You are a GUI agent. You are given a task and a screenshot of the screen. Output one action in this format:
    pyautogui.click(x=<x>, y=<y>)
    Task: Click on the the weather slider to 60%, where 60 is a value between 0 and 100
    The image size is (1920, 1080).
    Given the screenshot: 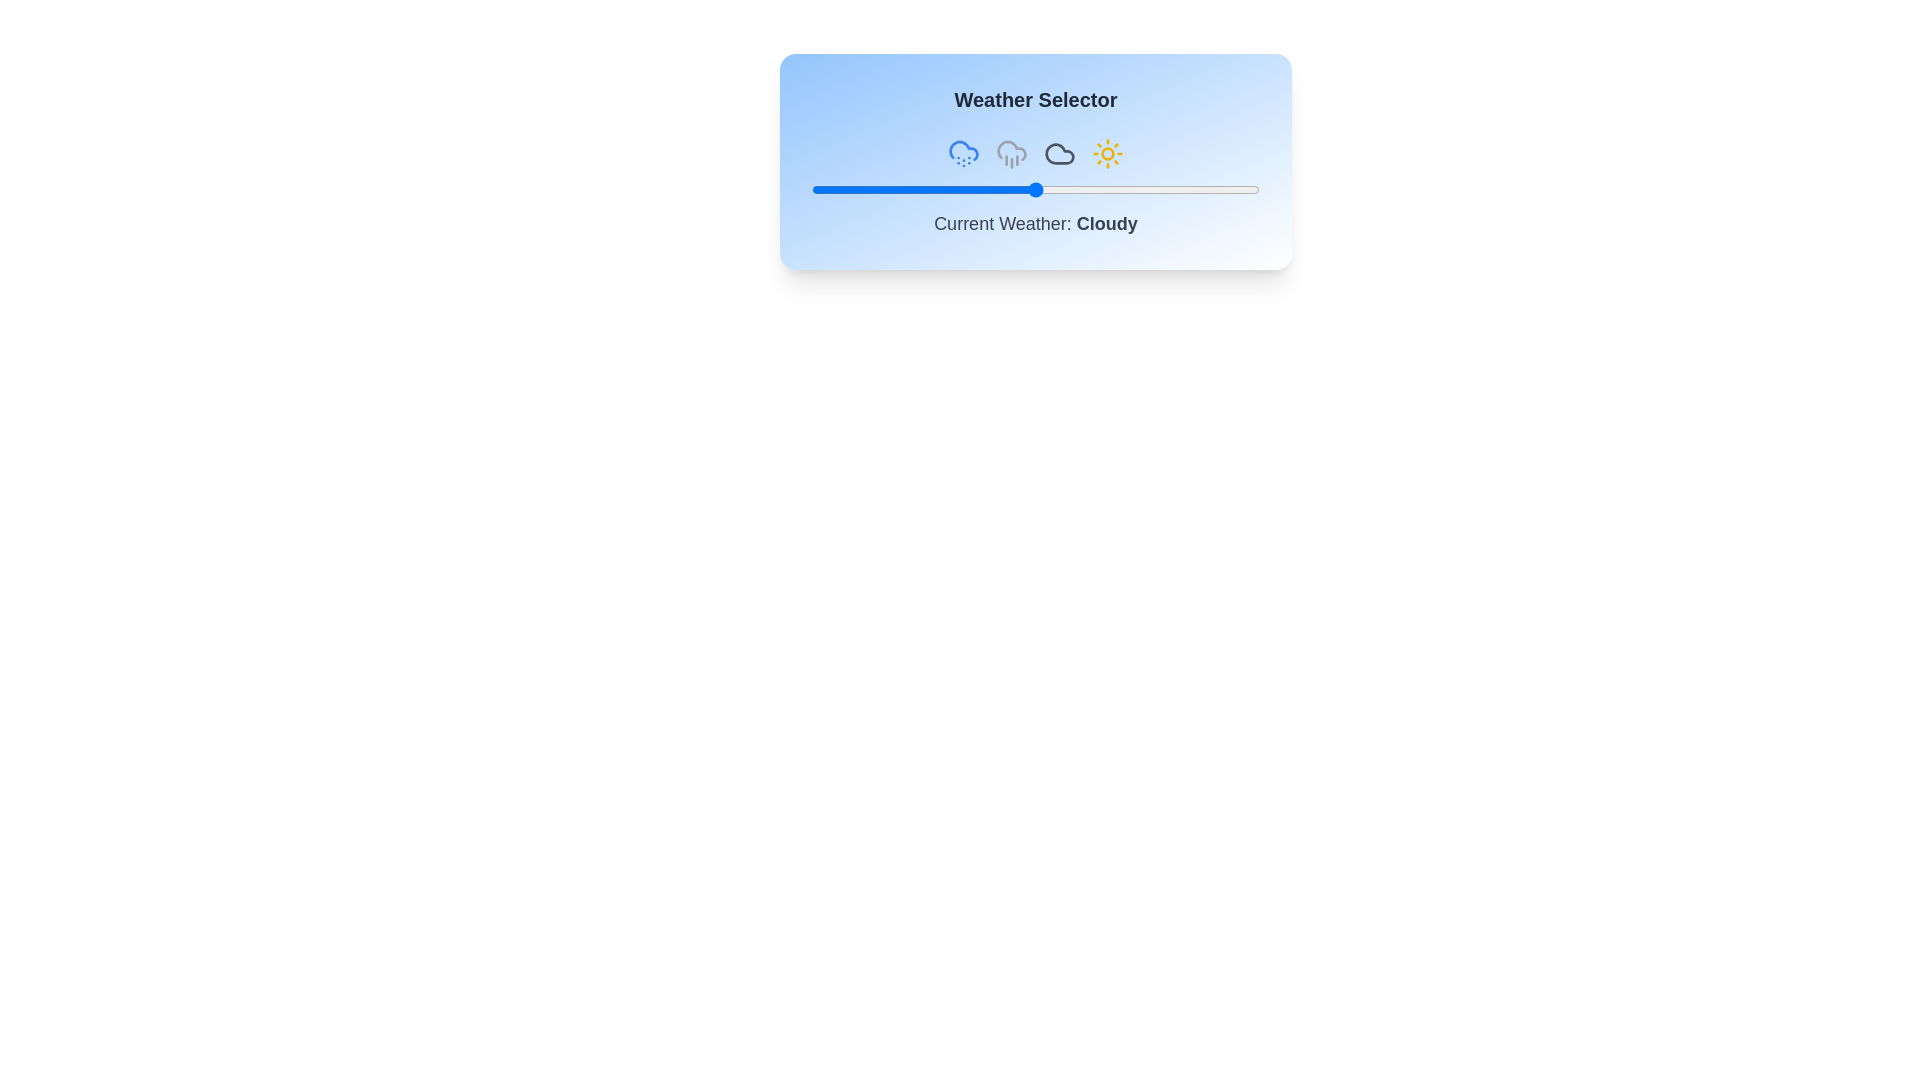 What is the action you would take?
    pyautogui.click(x=1079, y=189)
    